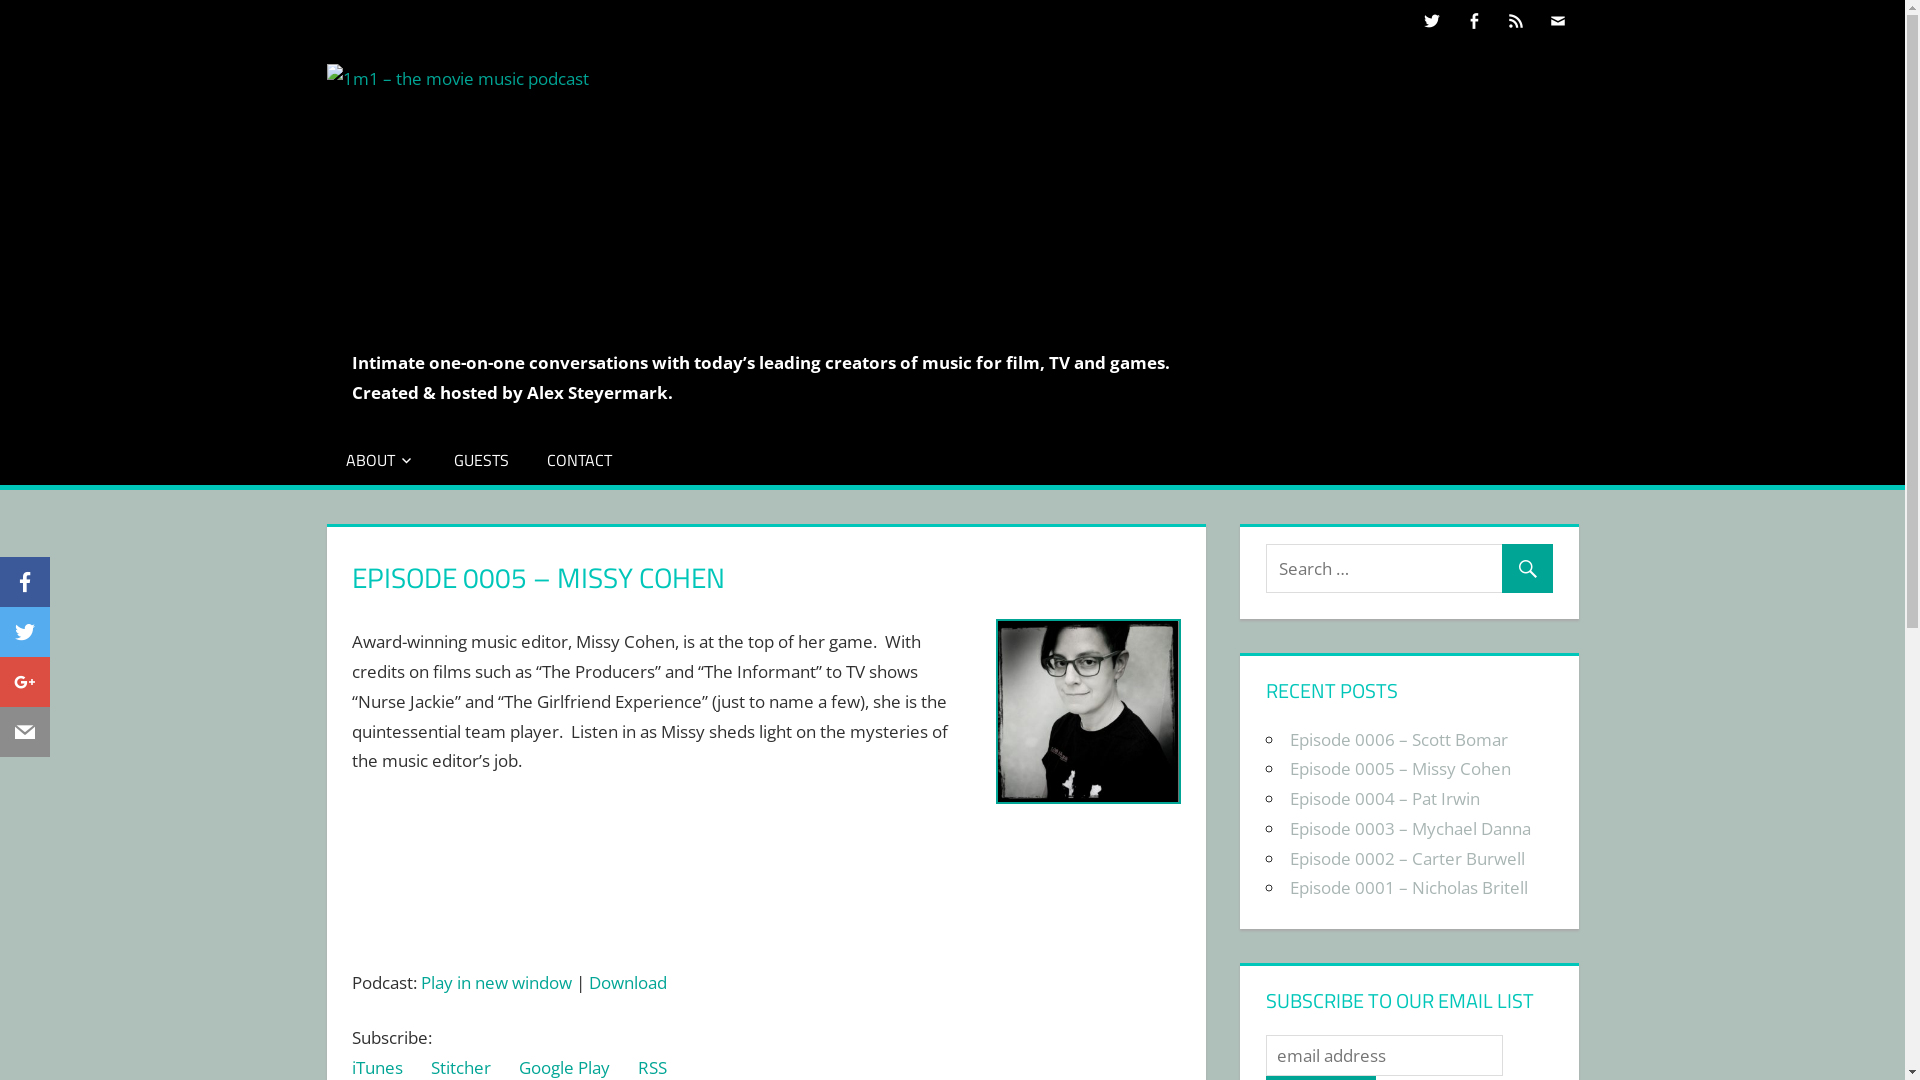 This screenshot has width=1920, height=1080. What do you see at coordinates (326, 459) in the screenshot?
I see `'ABOUT'` at bounding box center [326, 459].